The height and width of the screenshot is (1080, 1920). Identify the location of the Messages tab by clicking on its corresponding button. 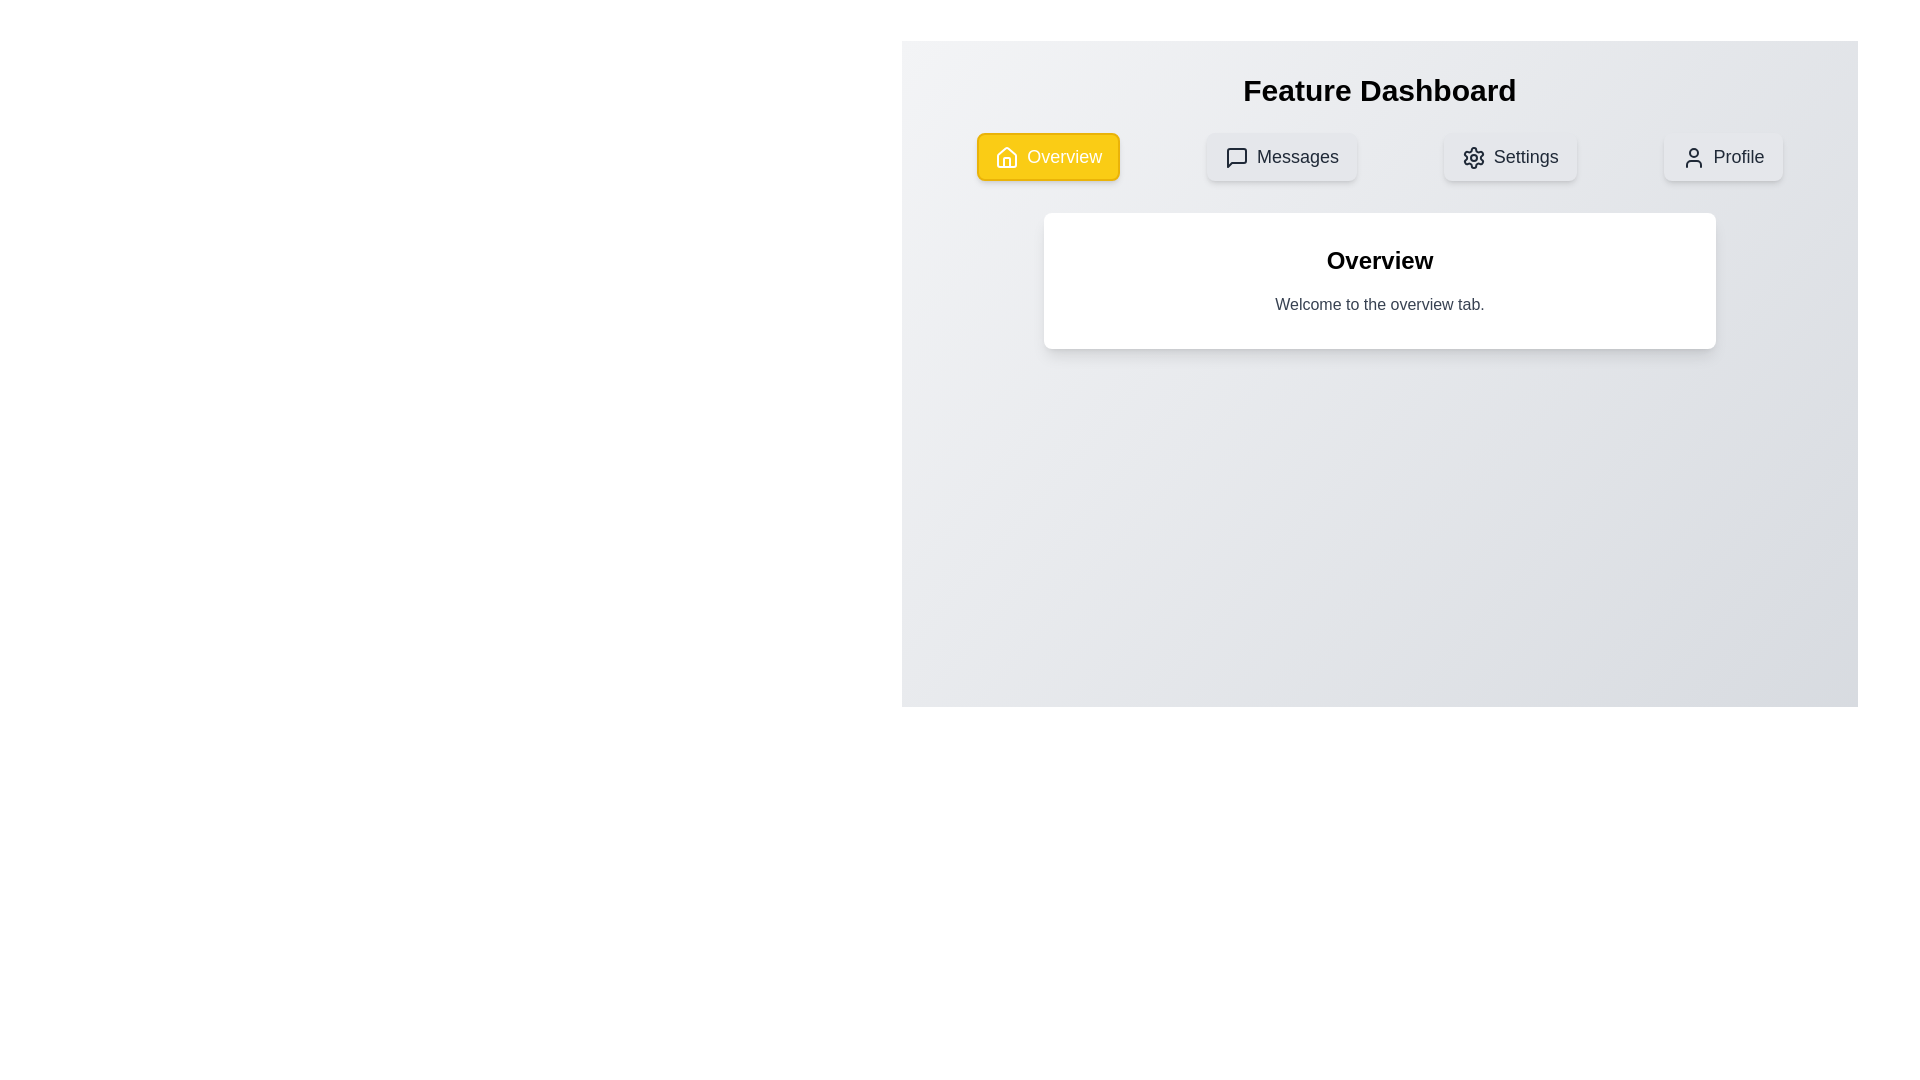
(1281, 156).